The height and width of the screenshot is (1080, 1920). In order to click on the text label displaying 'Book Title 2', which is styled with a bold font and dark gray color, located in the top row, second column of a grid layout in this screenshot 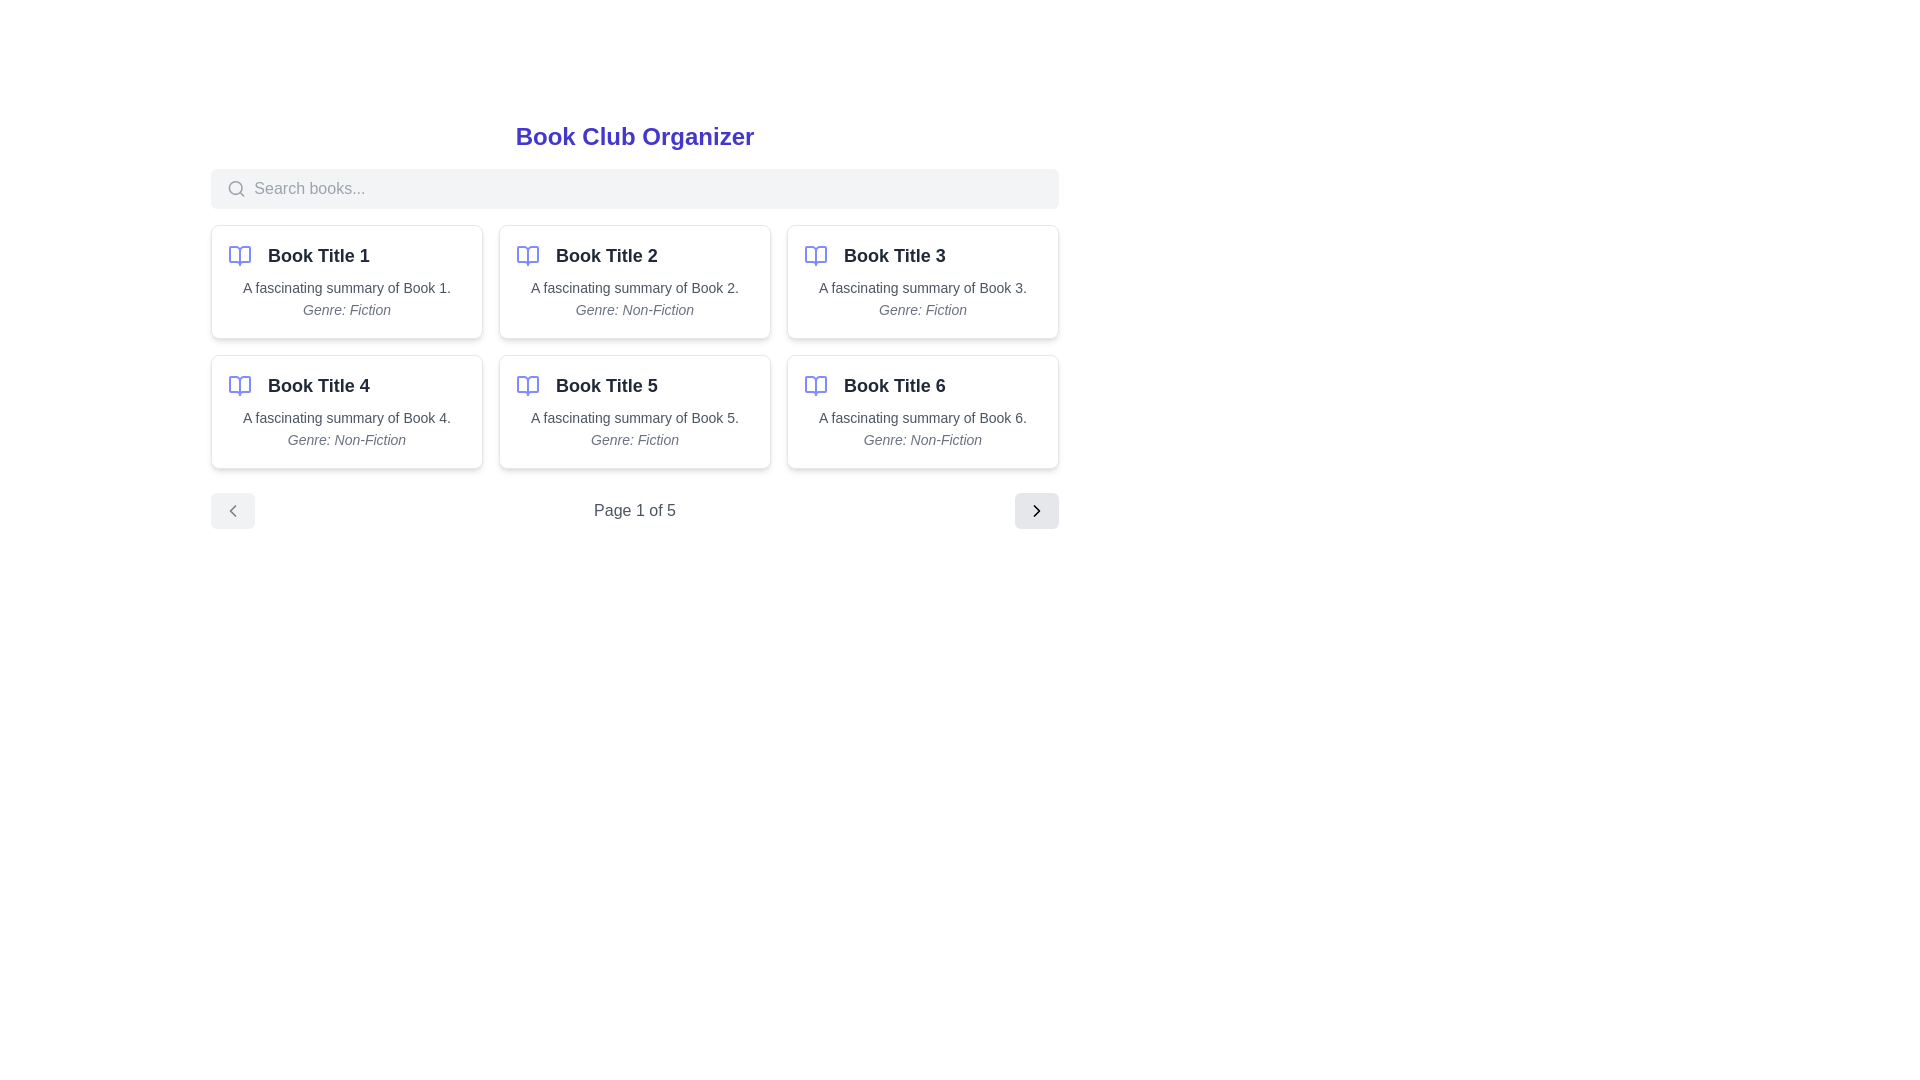, I will do `click(633, 254)`.